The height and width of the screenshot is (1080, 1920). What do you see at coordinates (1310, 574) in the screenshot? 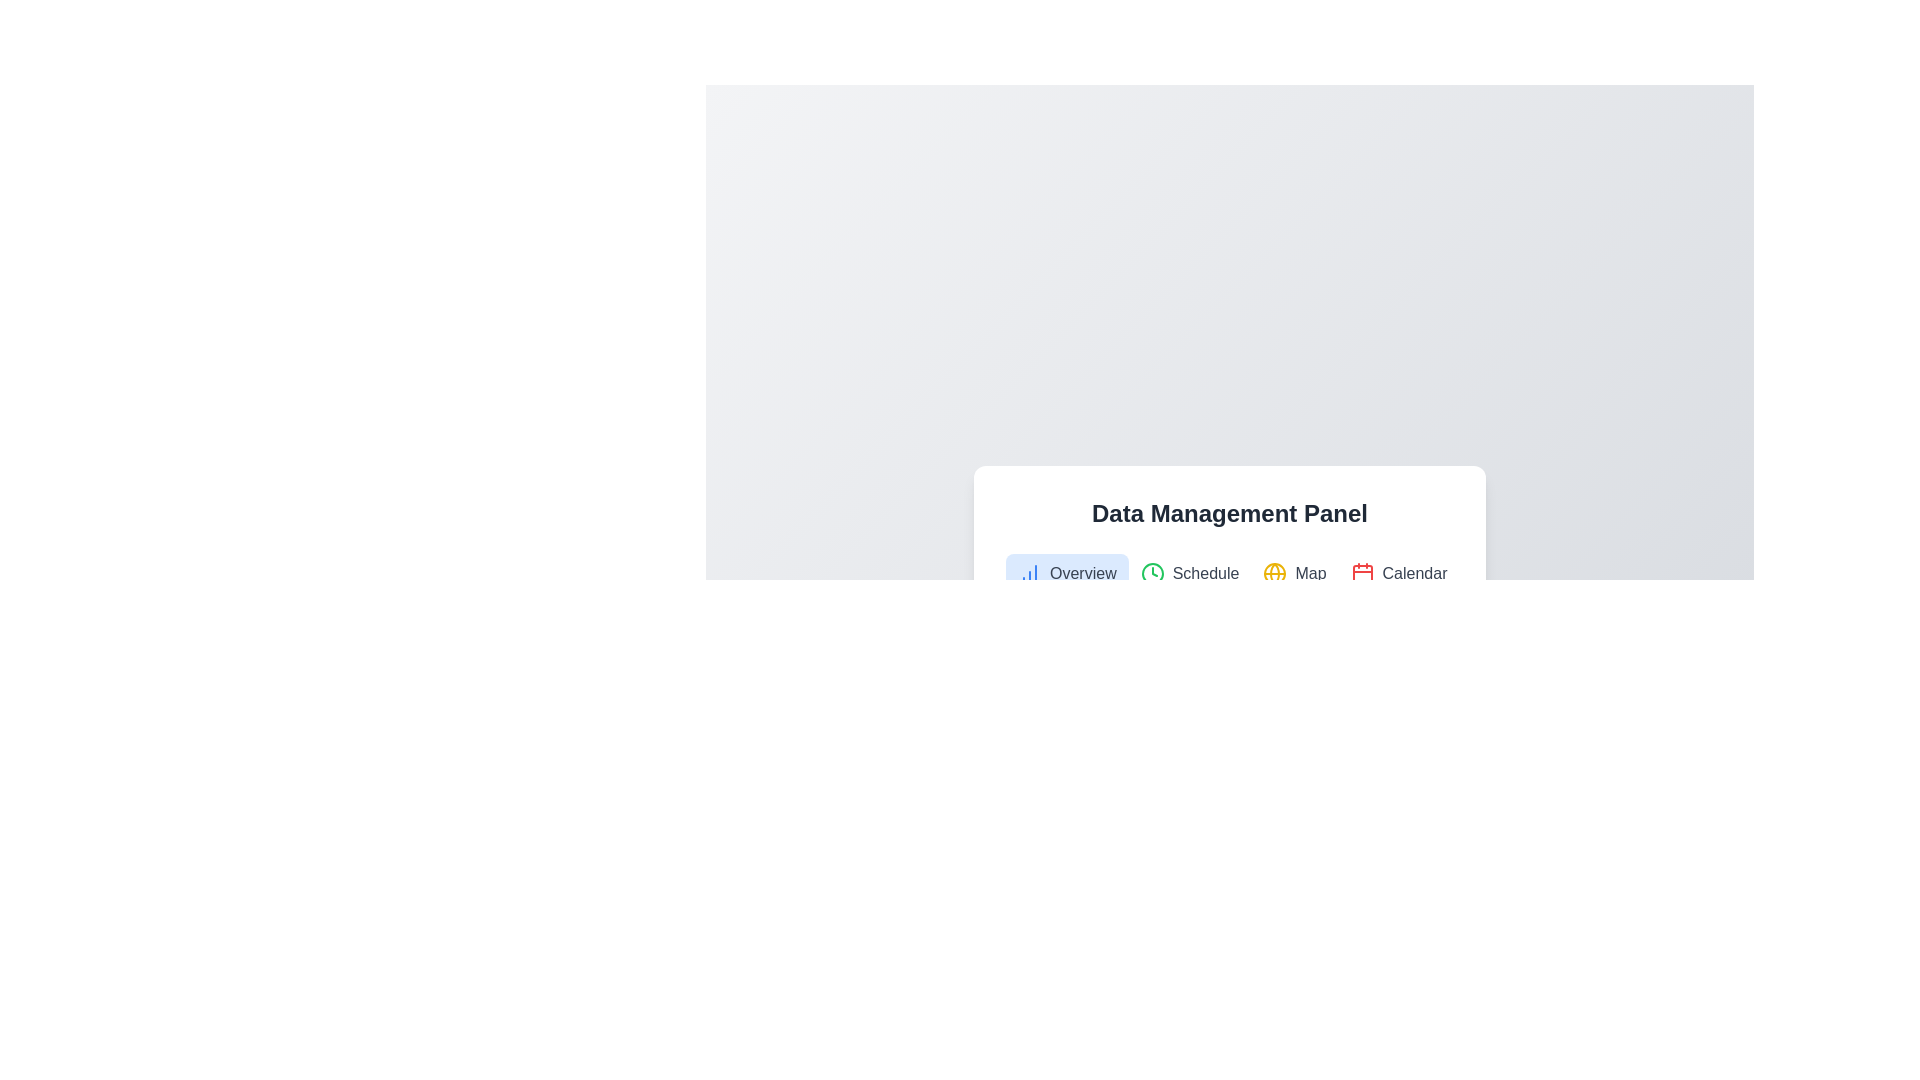
I see `the 'Map' text label in the horizontal navigation menu located beneath the 'Data Management Panel' title, which follows the 'Schedule' section and precedes the 'Calendar' section` at bounding box center [1310, 574].